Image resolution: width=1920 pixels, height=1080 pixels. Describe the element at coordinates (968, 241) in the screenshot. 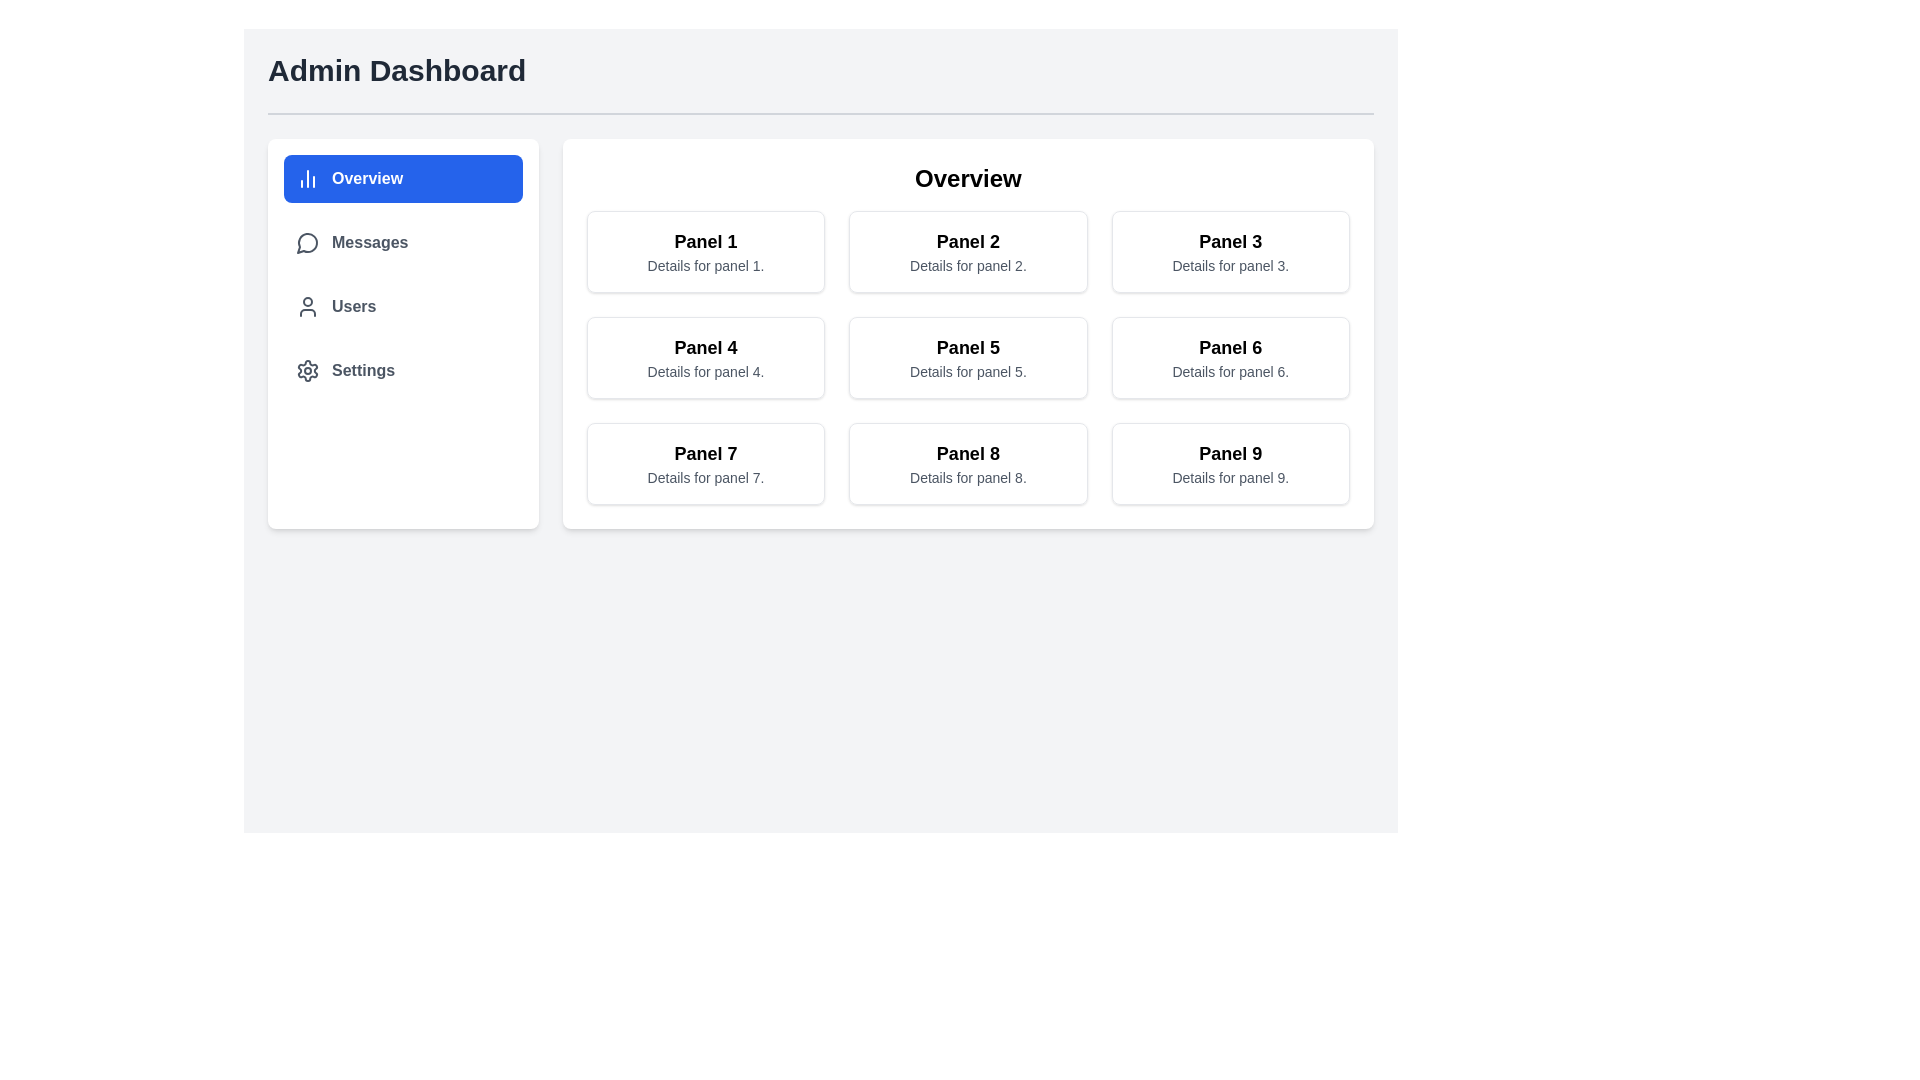

I see `the text label displaying 'Panel 2', which serves as the heading for the second panel in the central grid layout` at that location.